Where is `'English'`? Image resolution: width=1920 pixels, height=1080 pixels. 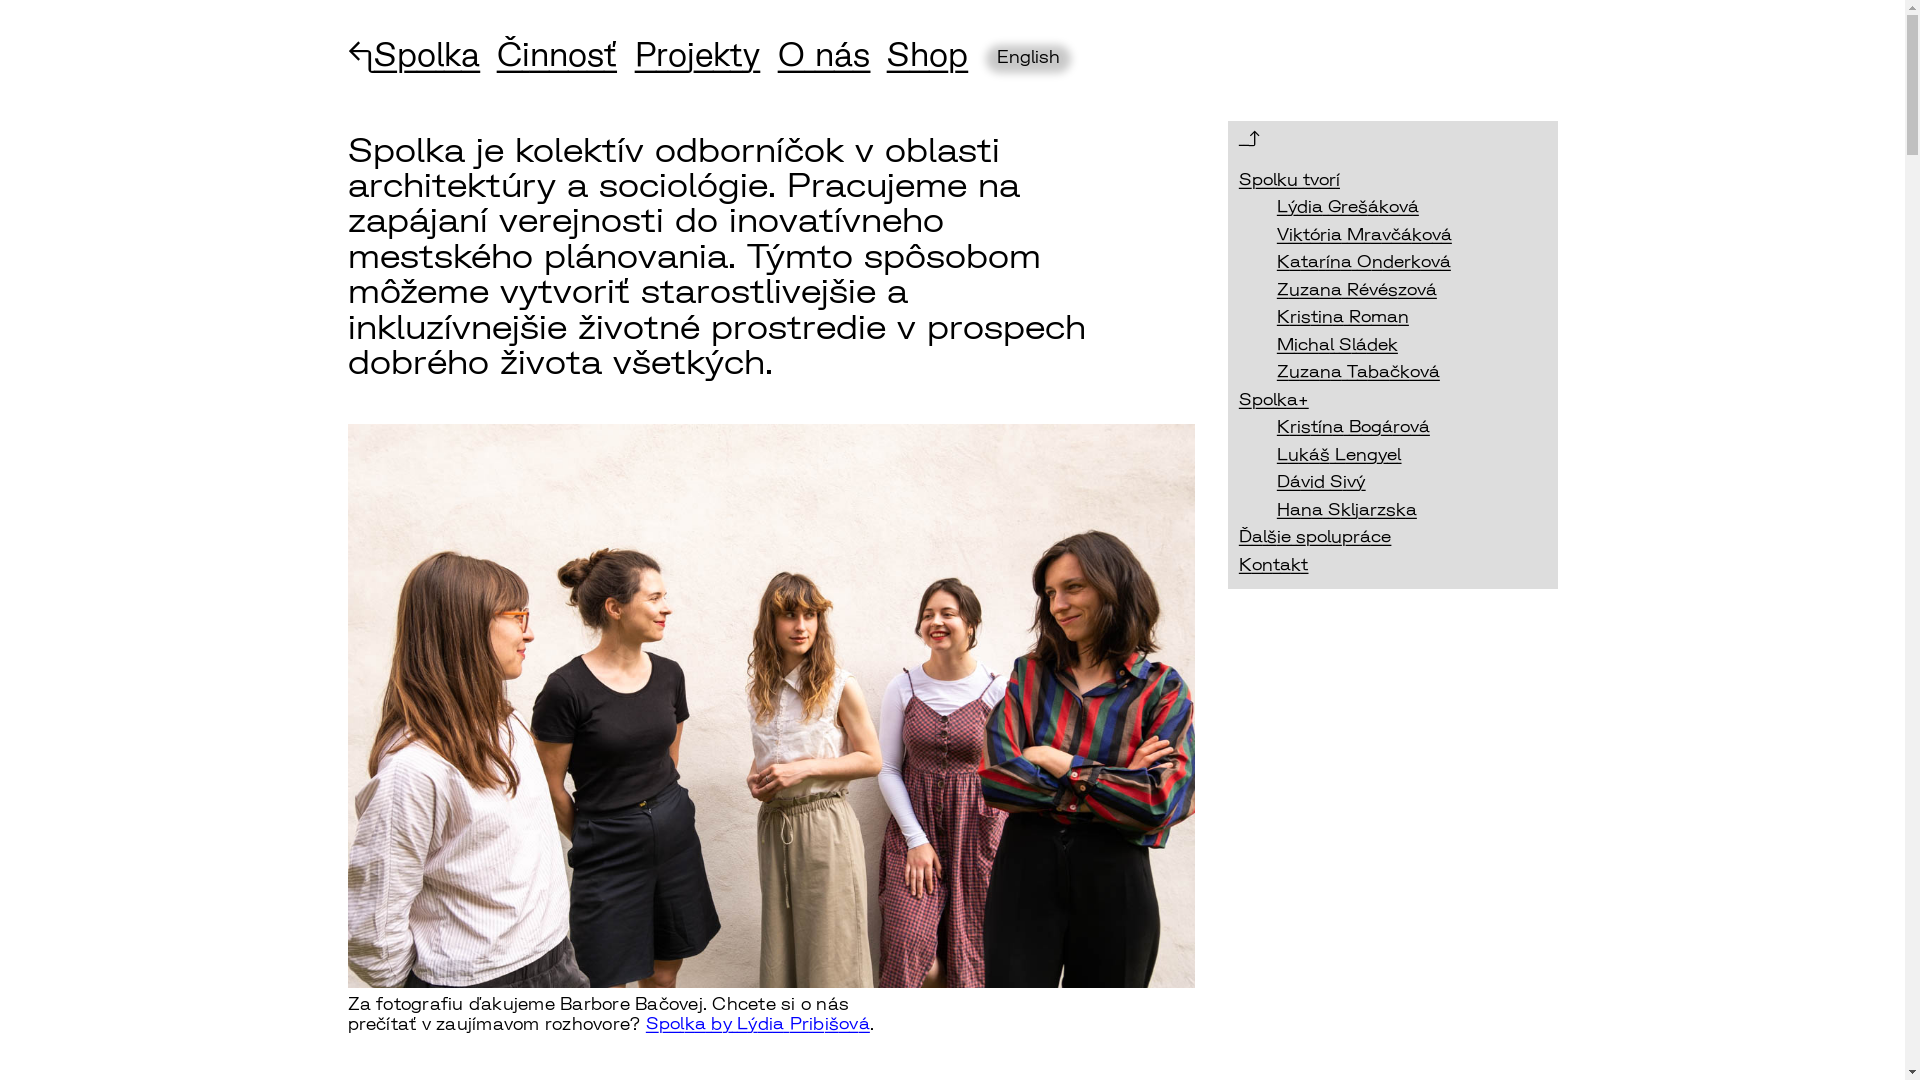
'English' is located at coordinates (1028, 58).